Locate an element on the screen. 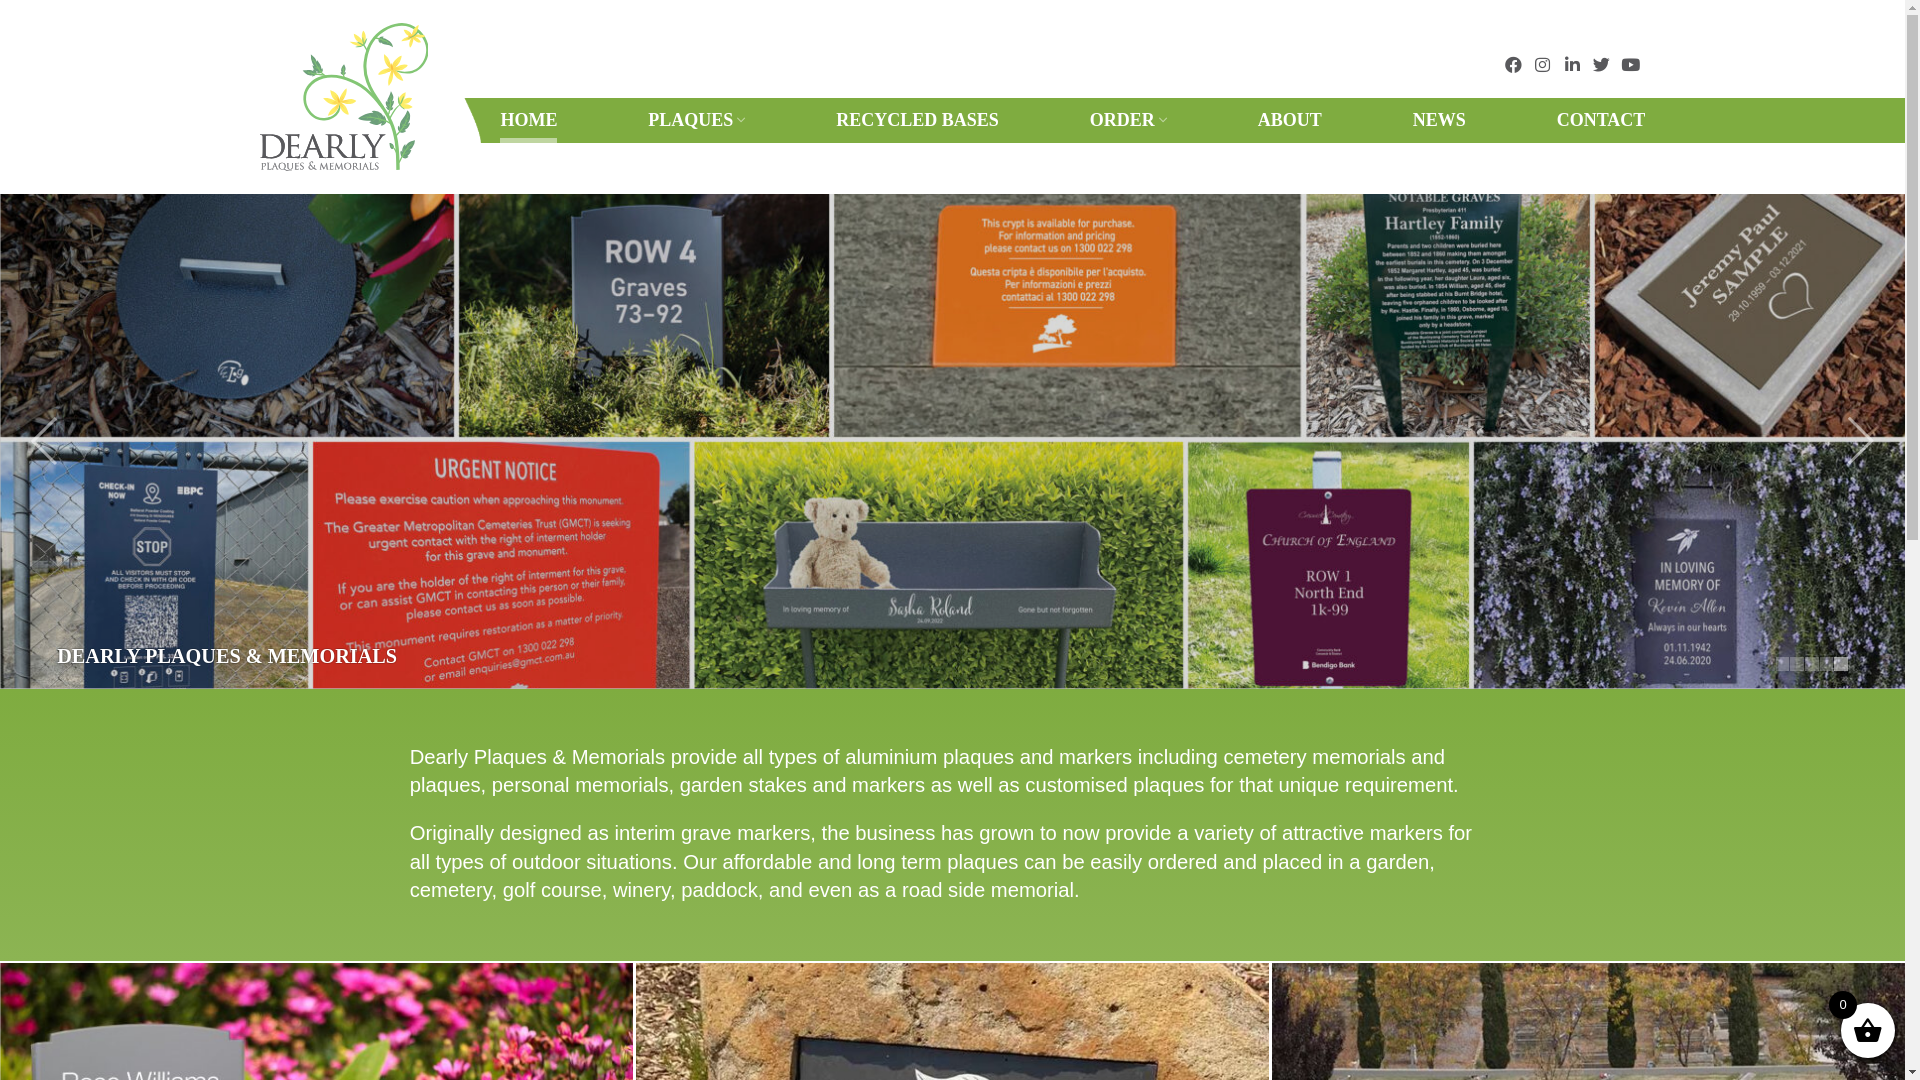 The height and width of the screenshot is (1080, 1920). '5' is located at coordinates (1833, 663).